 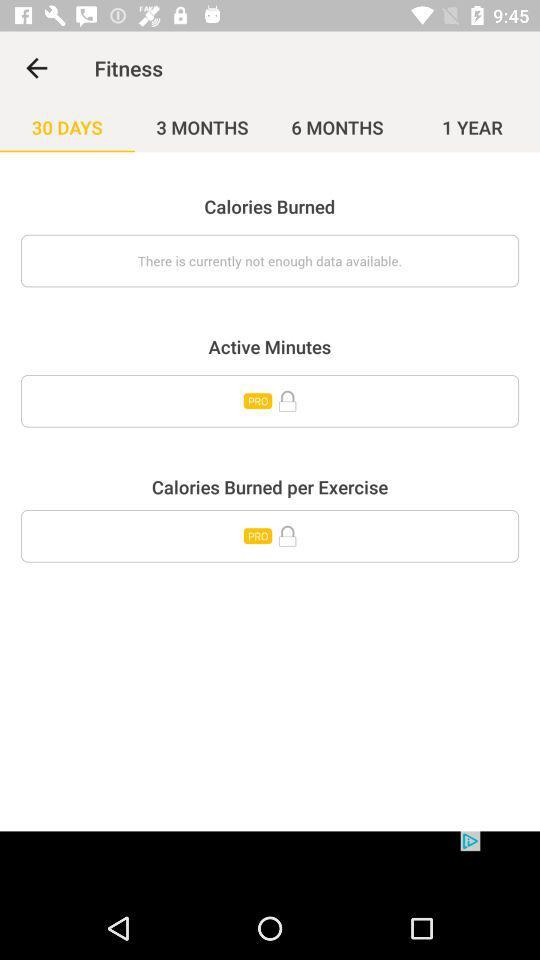 I want to click on digit the text, so click(x=270, y=535).